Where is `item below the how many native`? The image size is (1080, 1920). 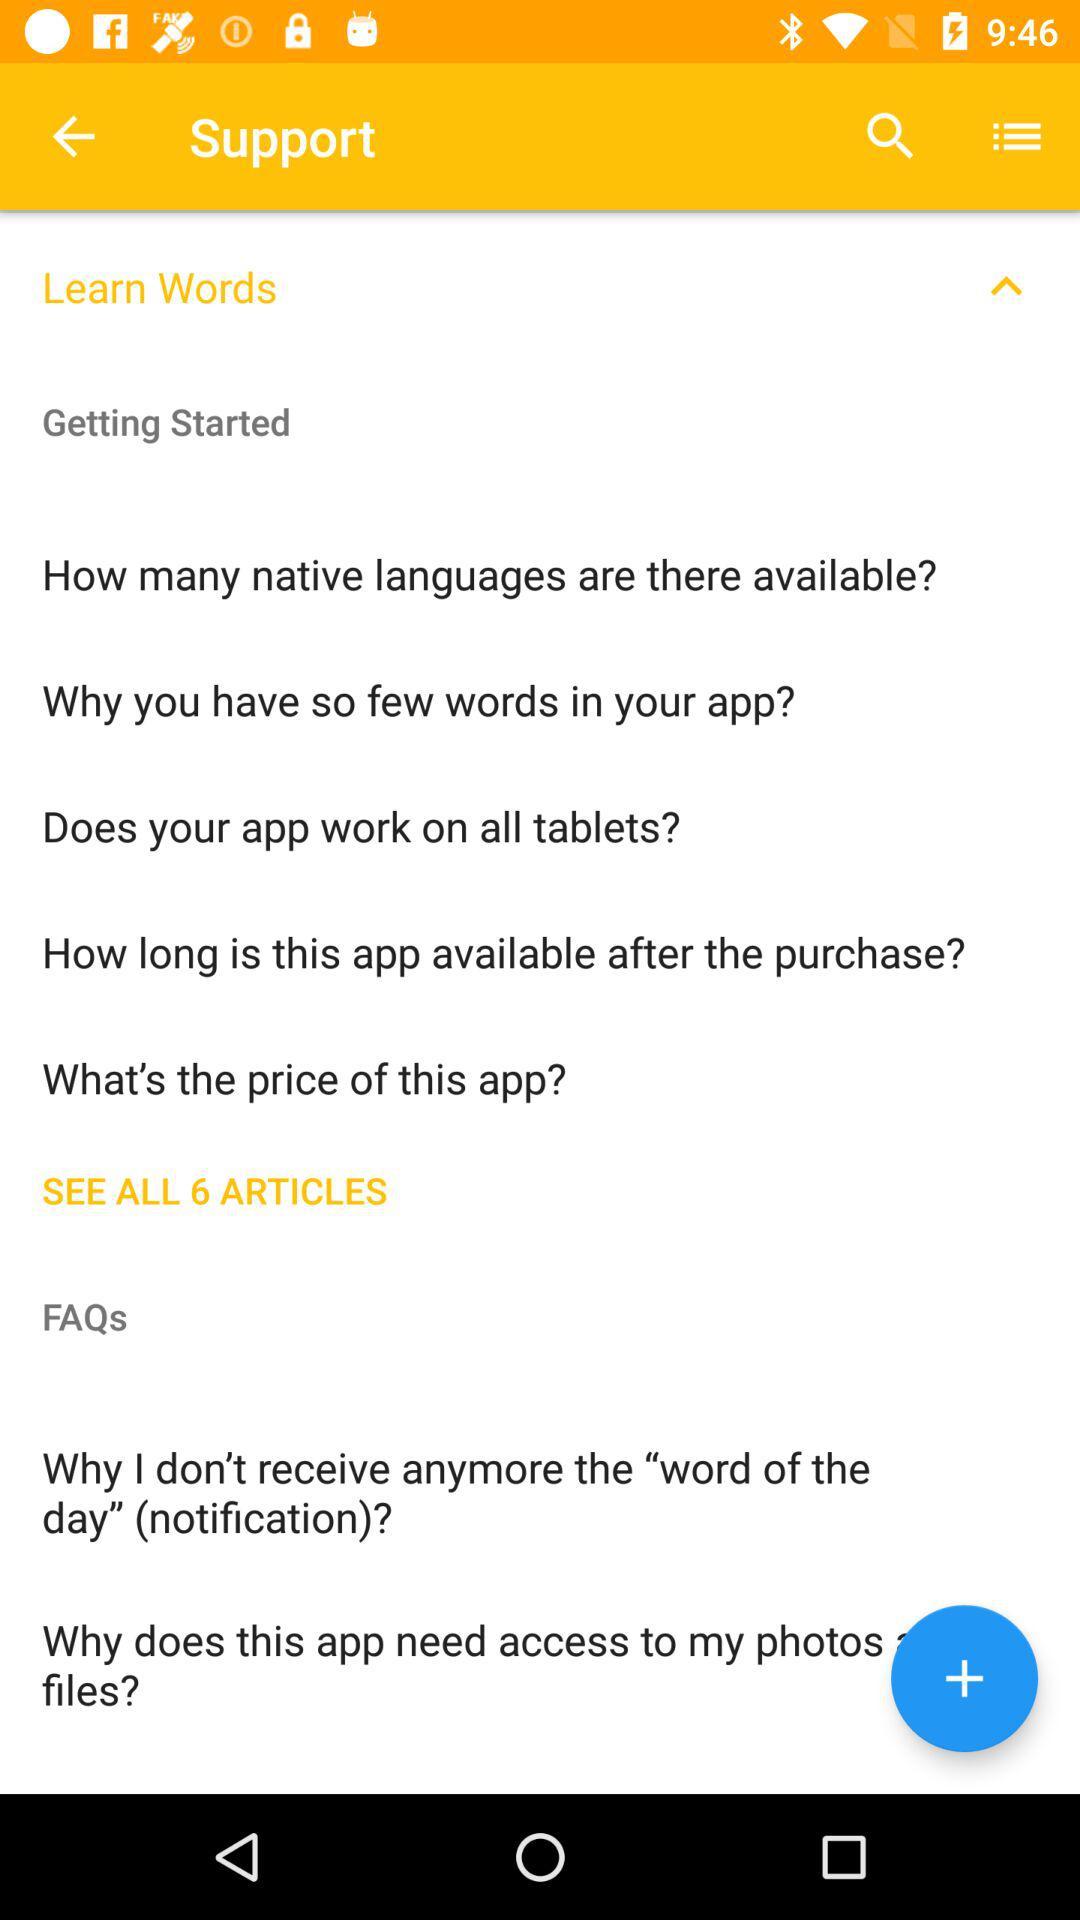
item below the how many native is located at coordinates (540, 698).